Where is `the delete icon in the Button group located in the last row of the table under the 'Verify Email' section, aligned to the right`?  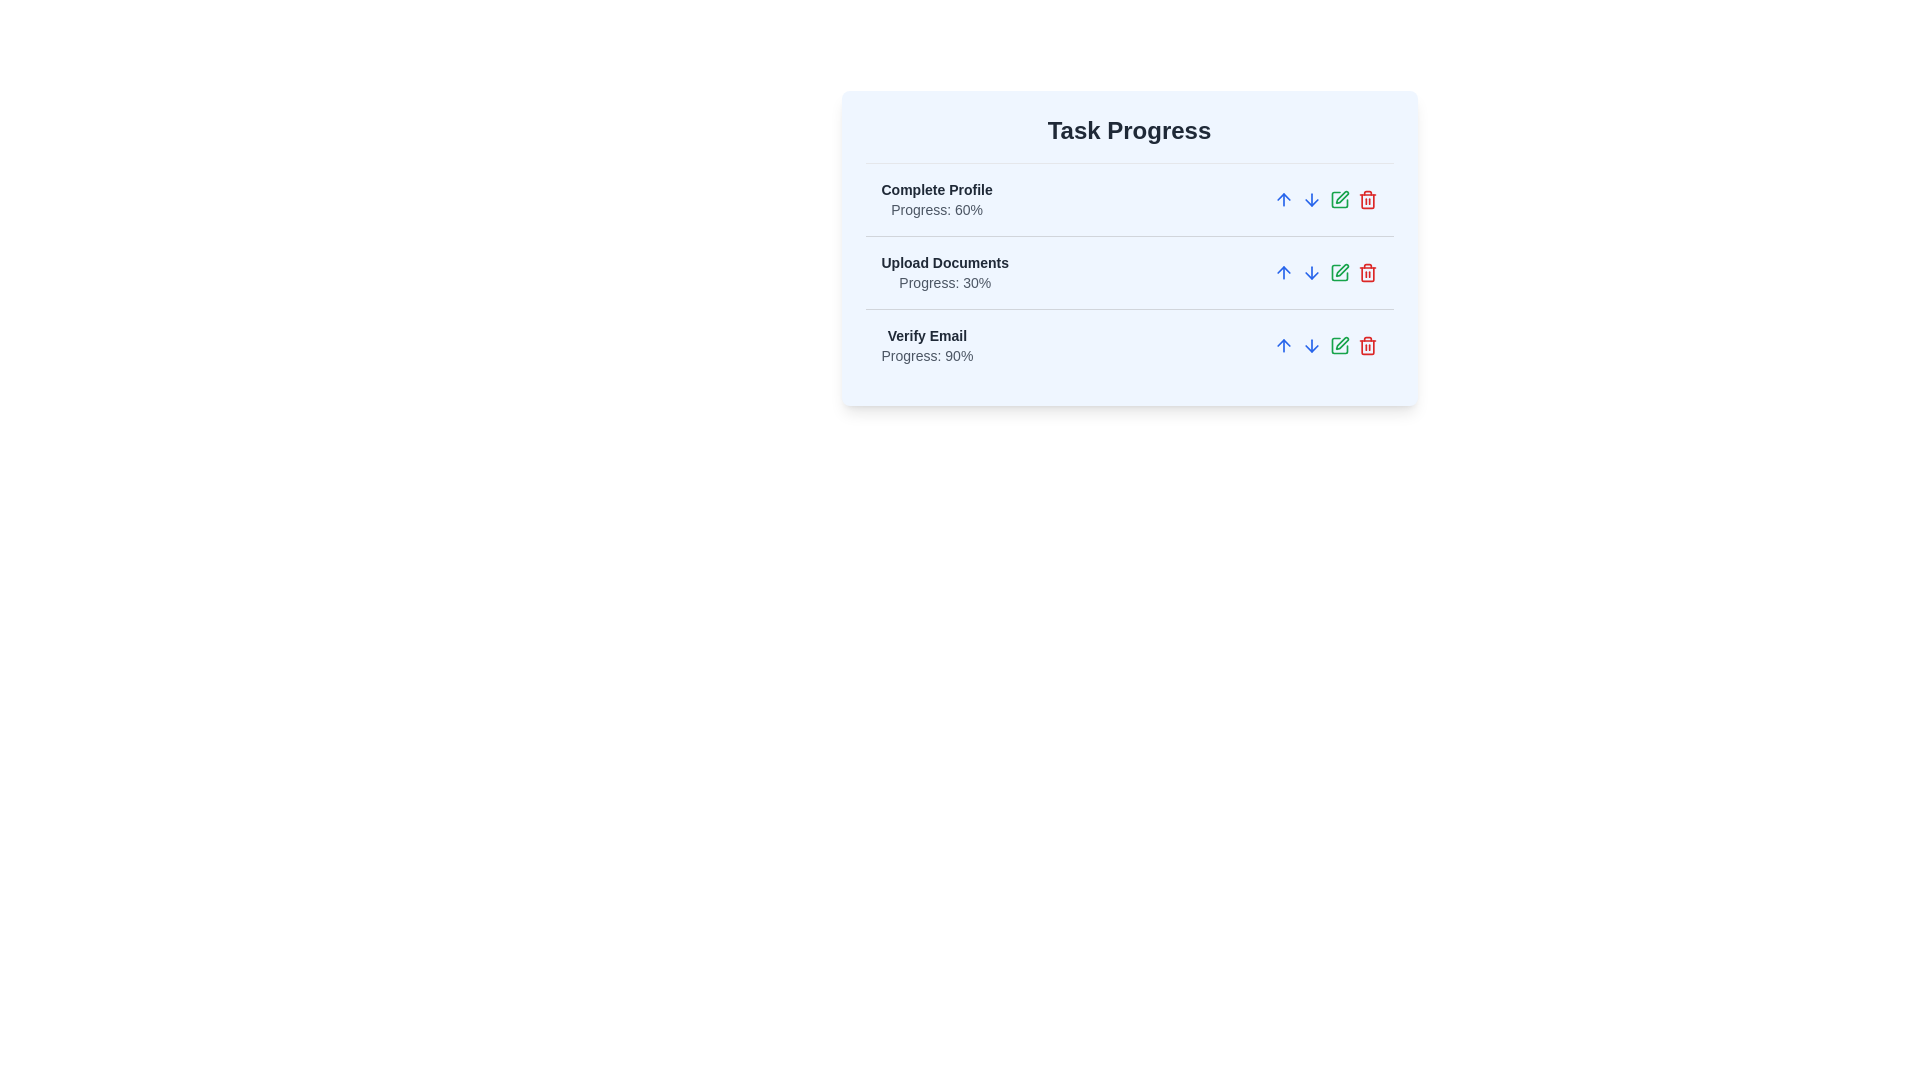 the delete icon in the Button group located in the last row of the table under the 'Verify Email' section, aligned to the right is located at coordinates (1325, 345).